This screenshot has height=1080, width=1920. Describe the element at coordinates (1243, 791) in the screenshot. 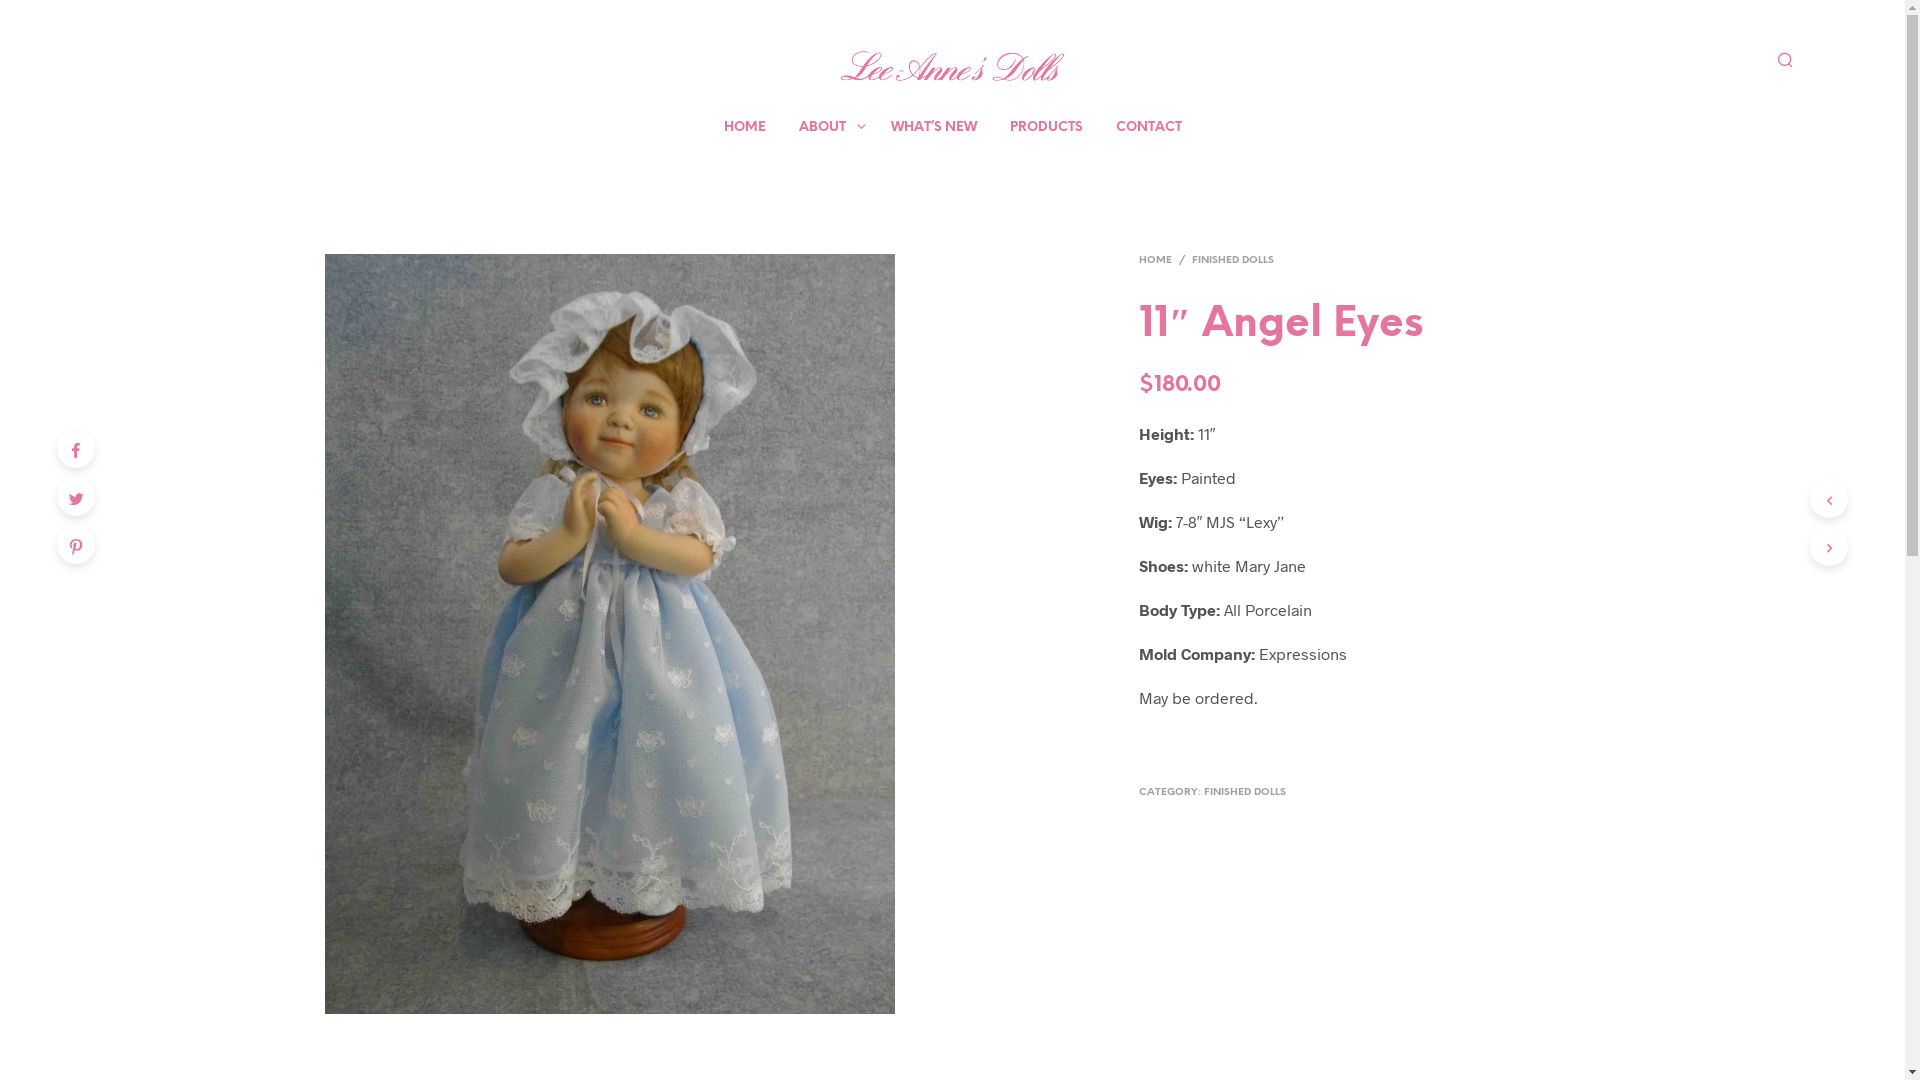

I see `'FINISHED DOLLS'` at that location.